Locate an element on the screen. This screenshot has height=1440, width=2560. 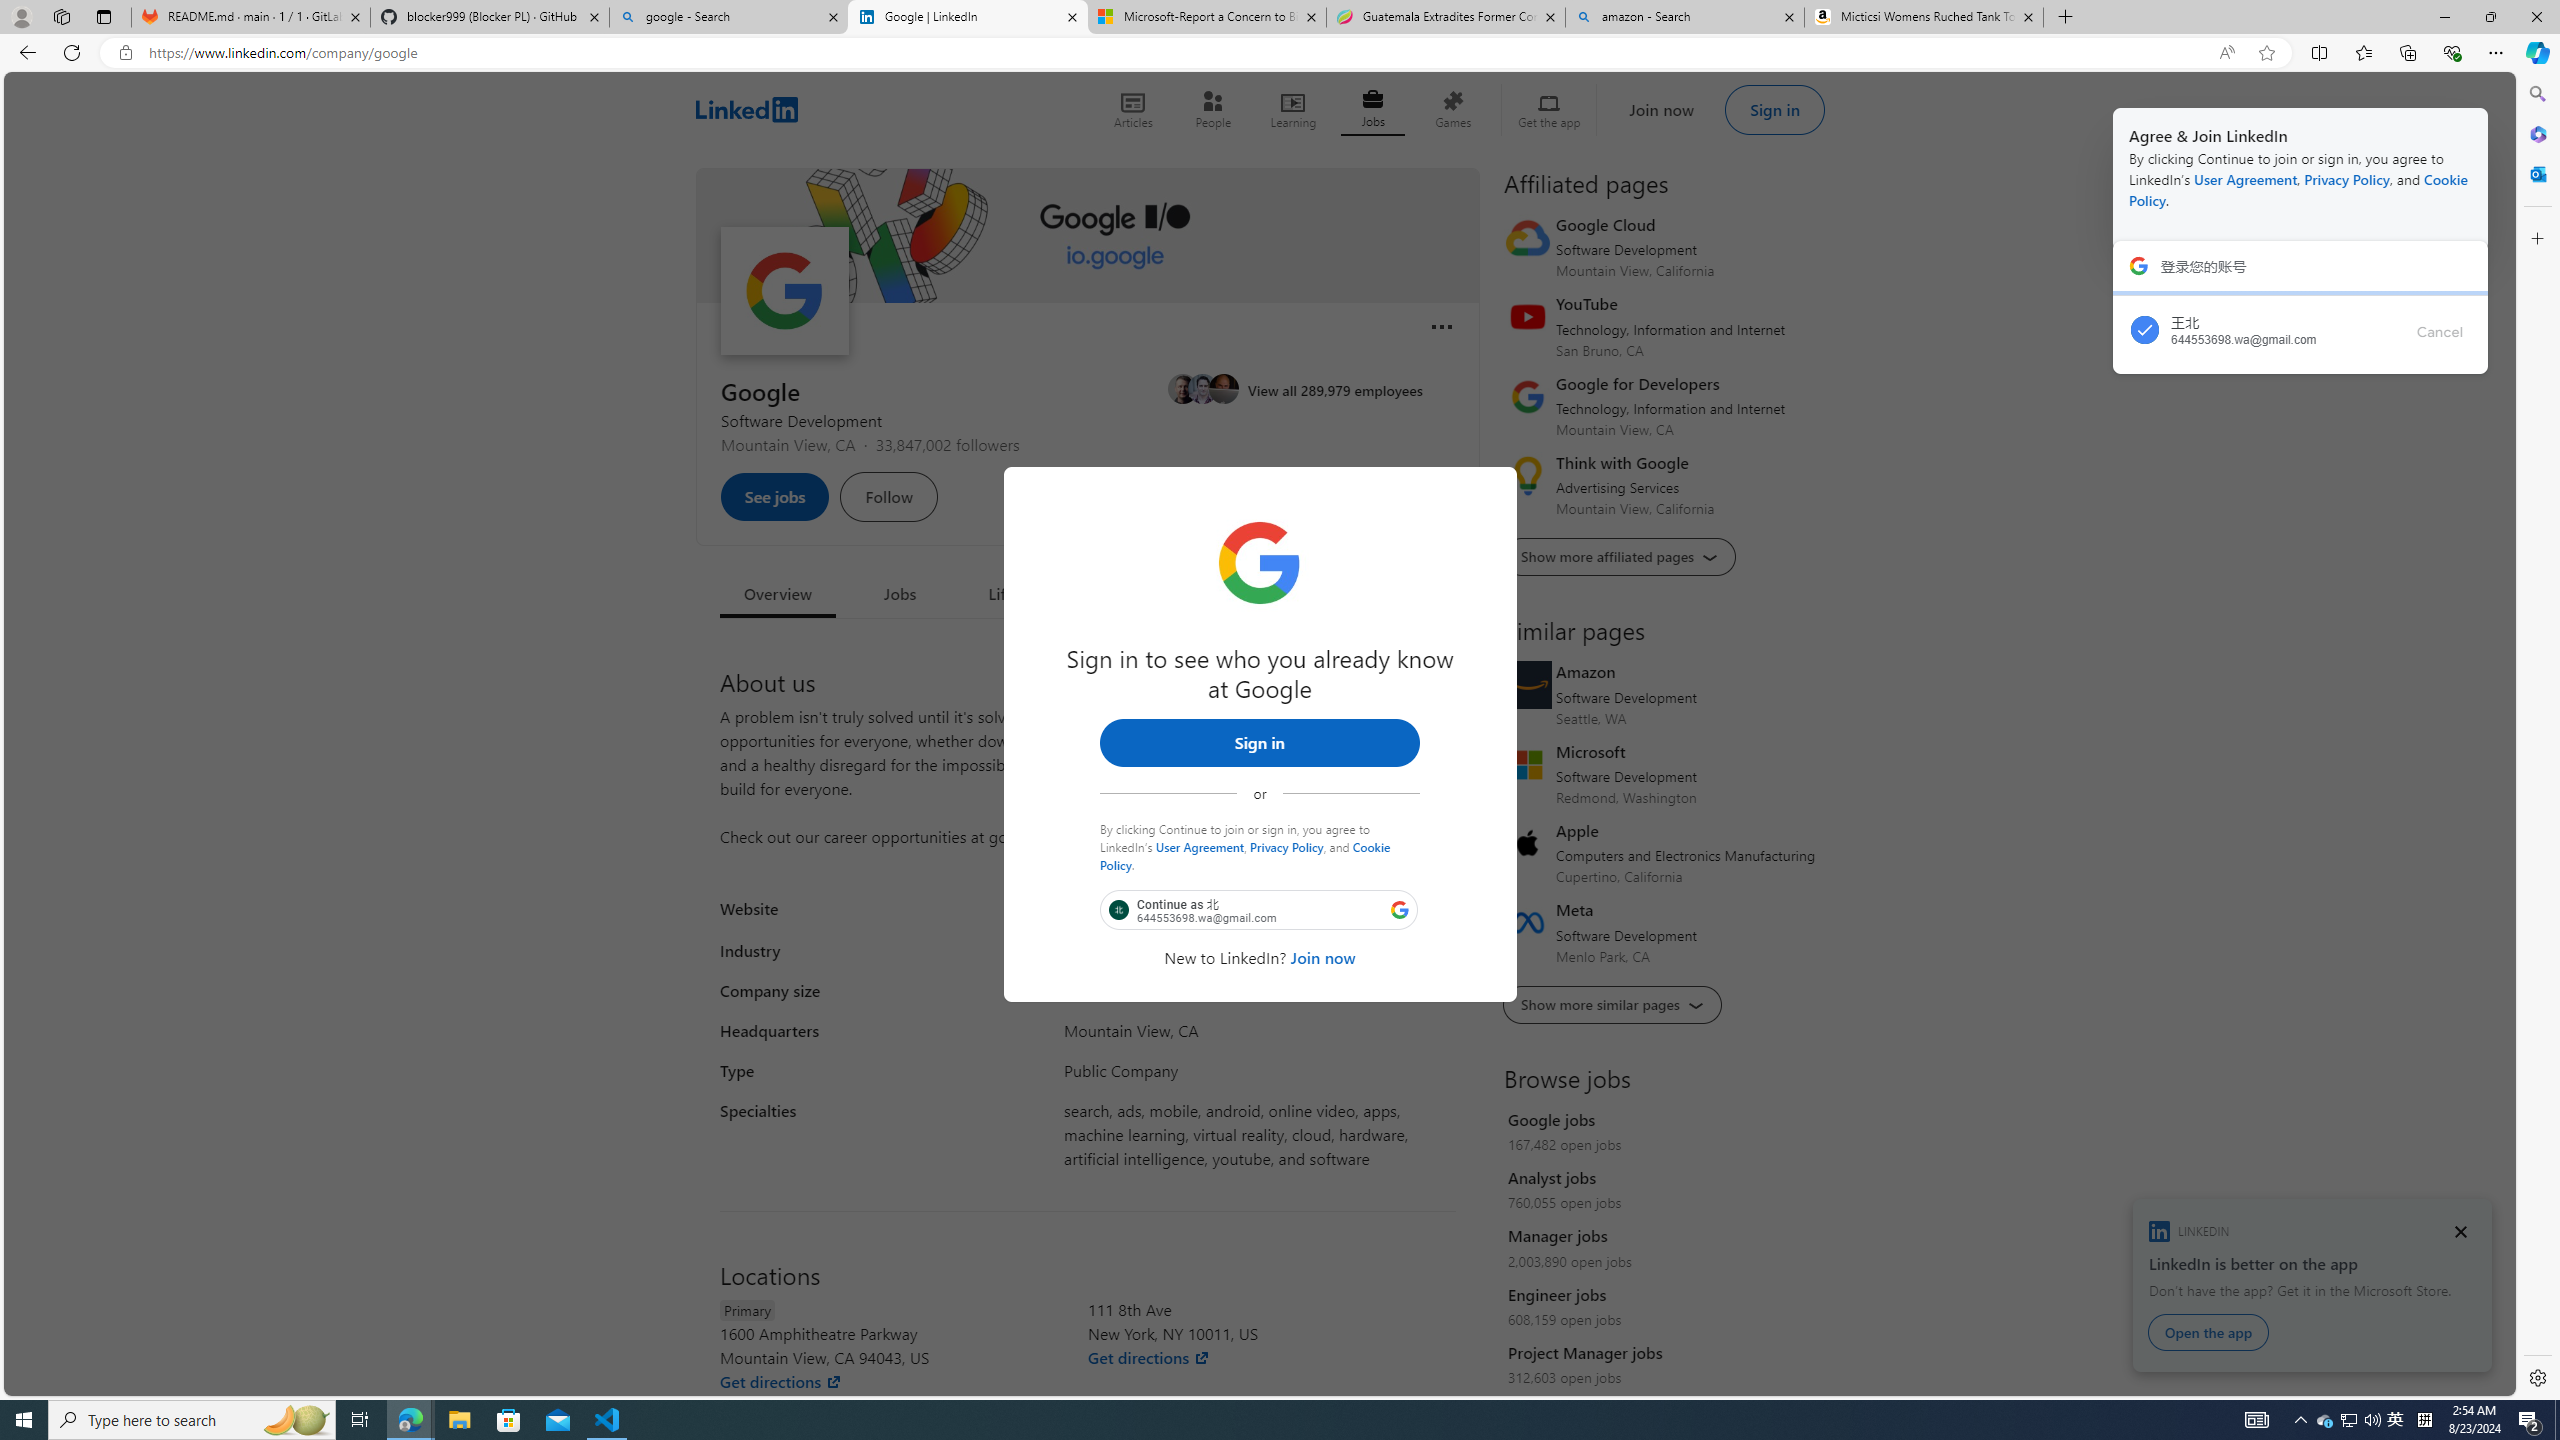
'Class: LgbsSe-Bz112c' is located at coordinates (1398, 908).